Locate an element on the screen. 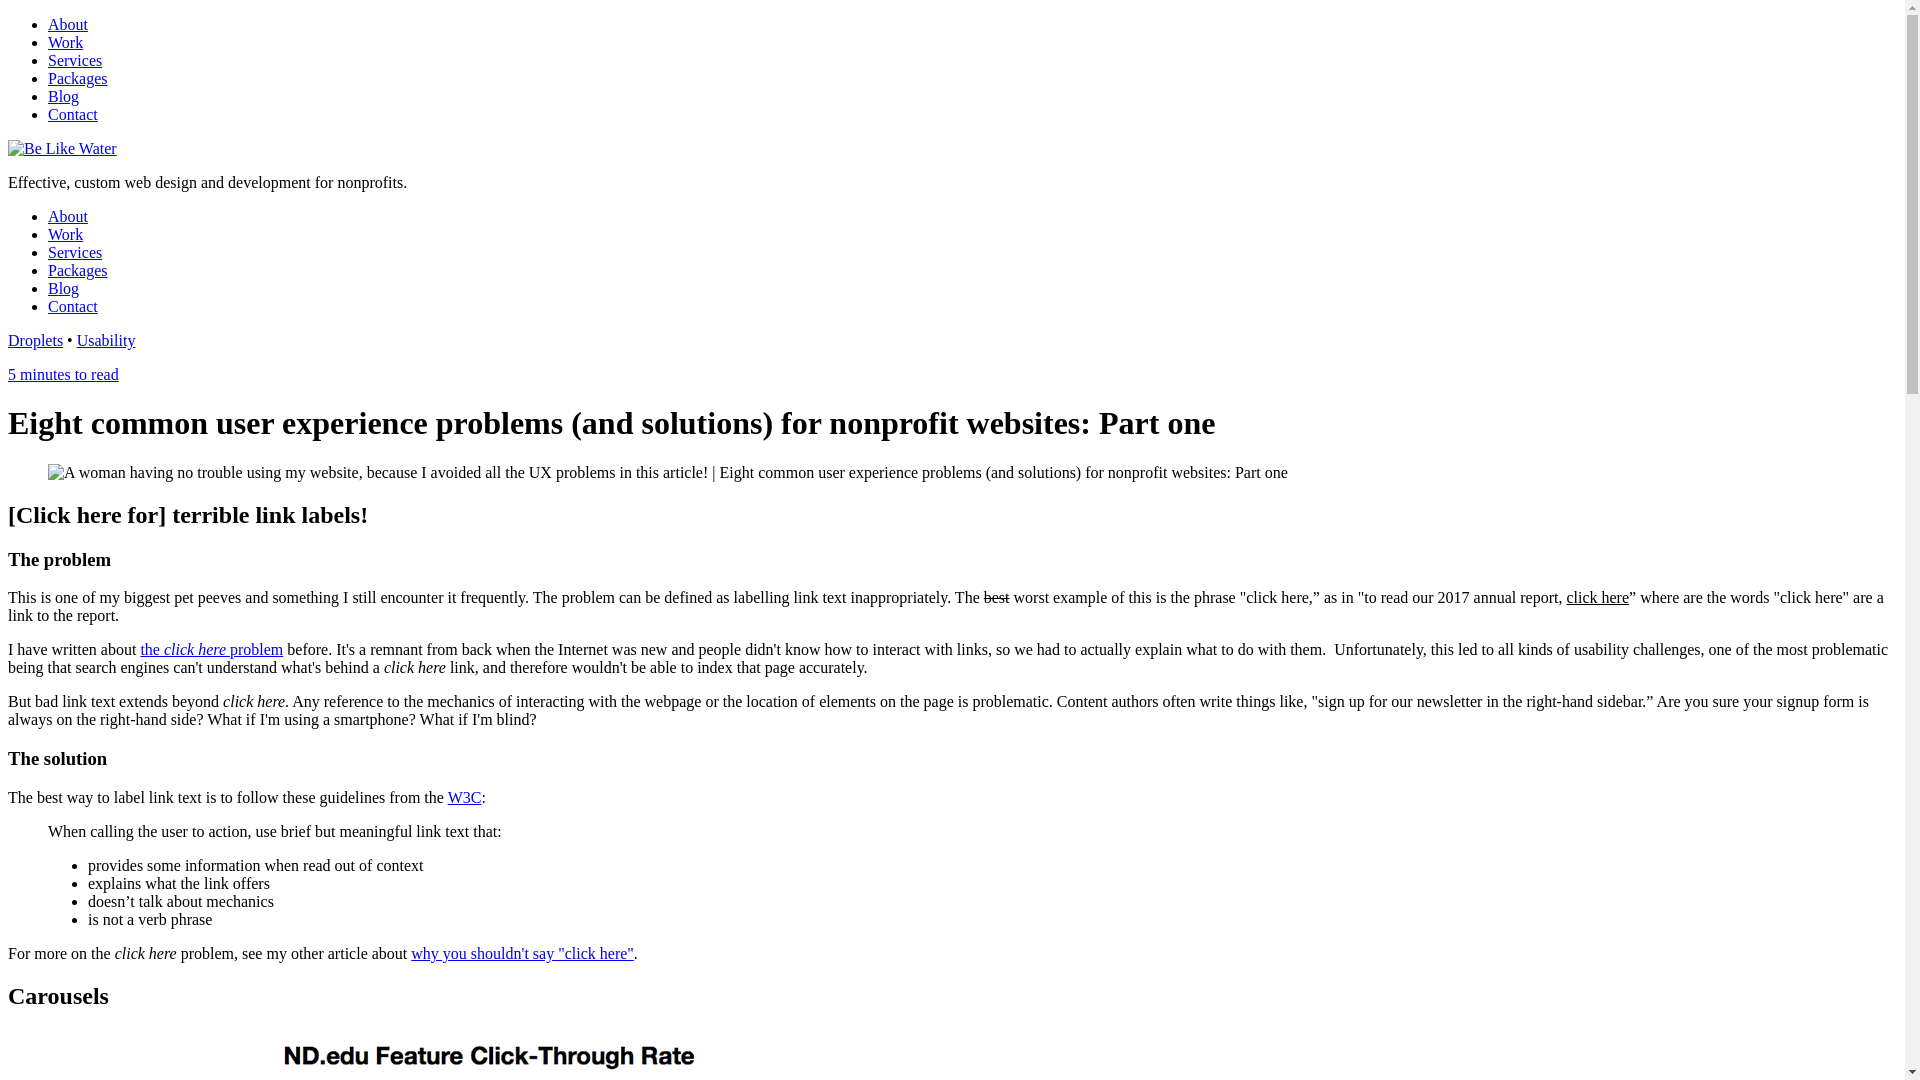 The width and height of the screenshot is (1920, 1080). 'Usability' is located at coordinates (105, 339).